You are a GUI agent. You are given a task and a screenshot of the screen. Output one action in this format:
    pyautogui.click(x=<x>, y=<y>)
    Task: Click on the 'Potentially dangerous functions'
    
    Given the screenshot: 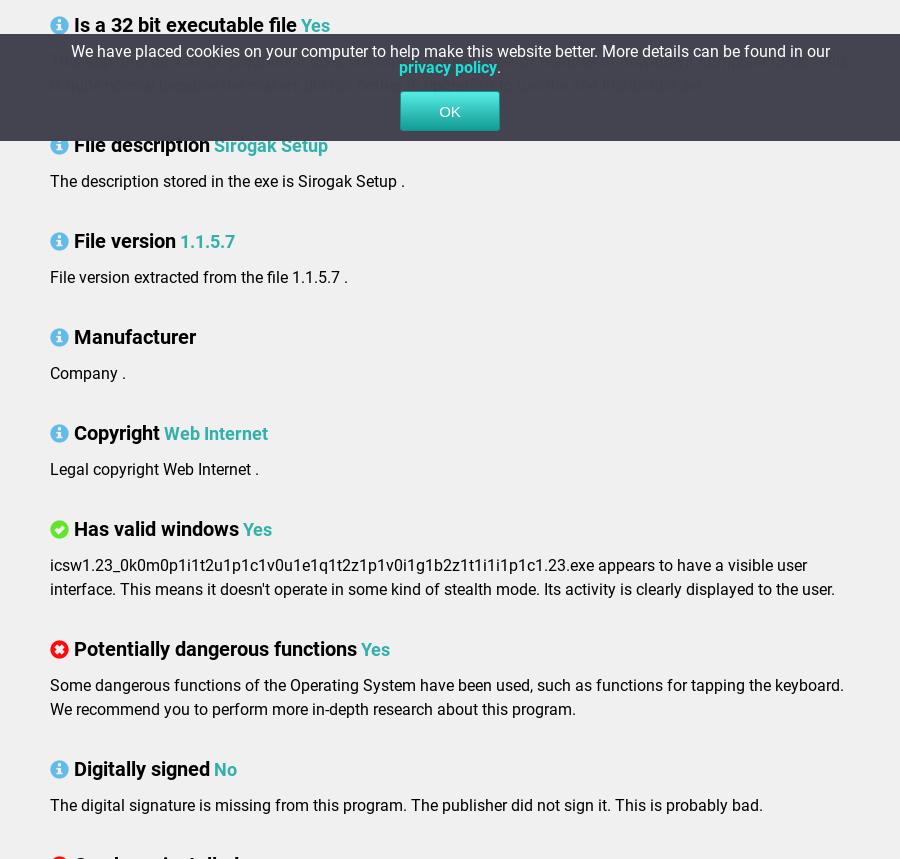 What is the action you would take?
    pyautogui.click(x=215, y=647)
    